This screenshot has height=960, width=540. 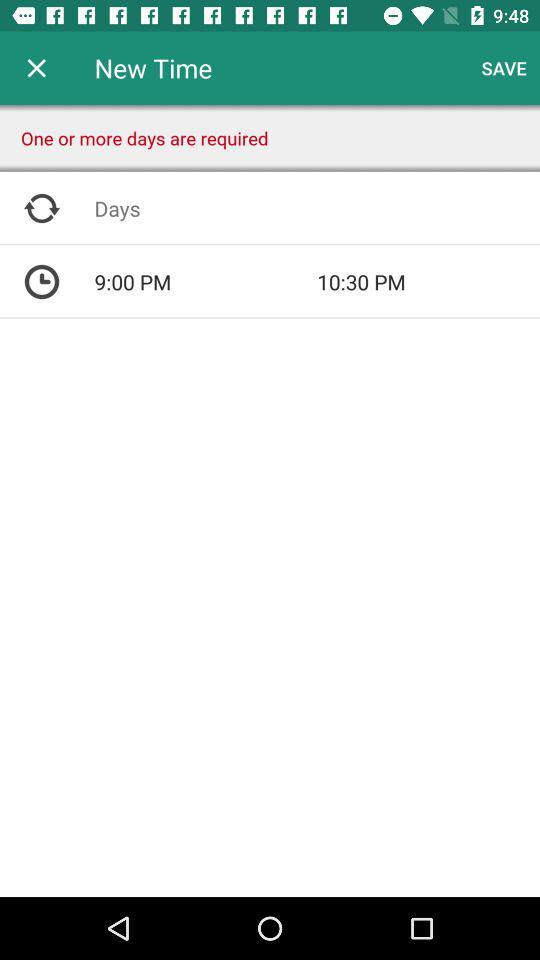 I want to click on item above the 9:00 pm item, so click(x=317, y=208).